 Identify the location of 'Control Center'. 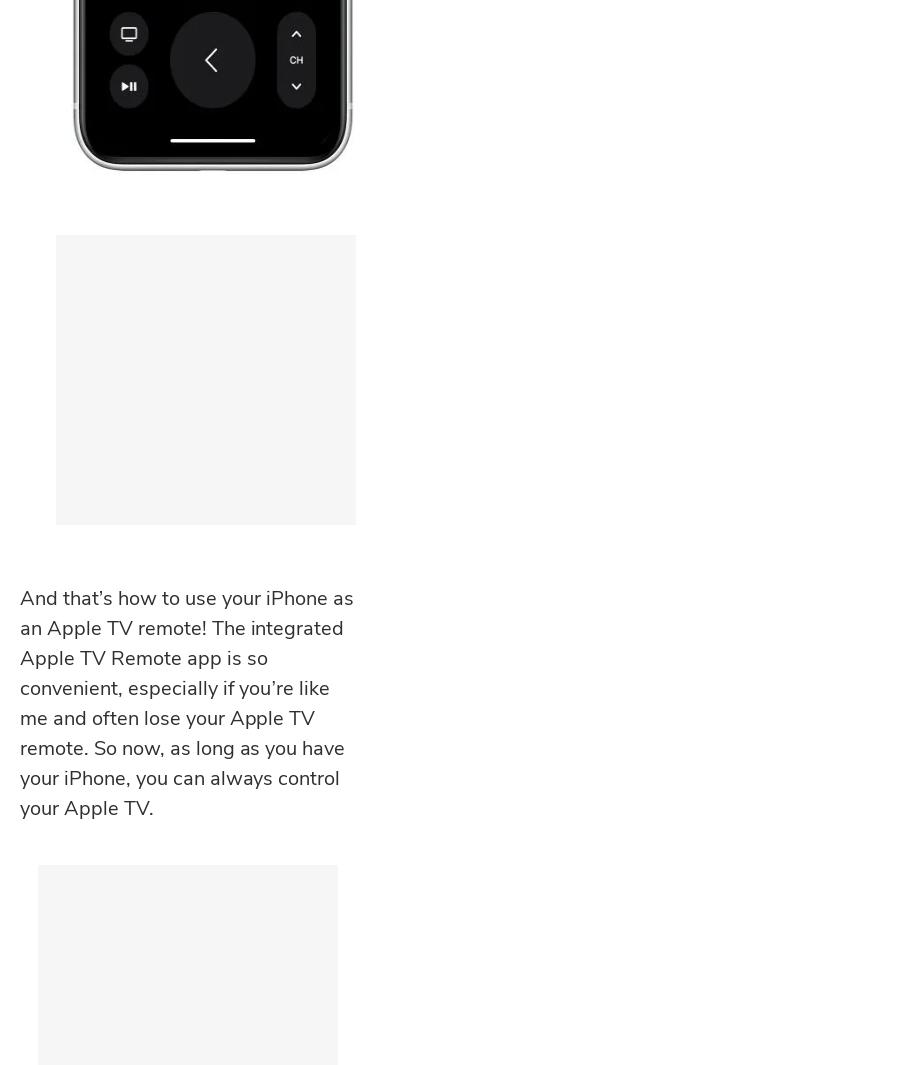
(79, 879).